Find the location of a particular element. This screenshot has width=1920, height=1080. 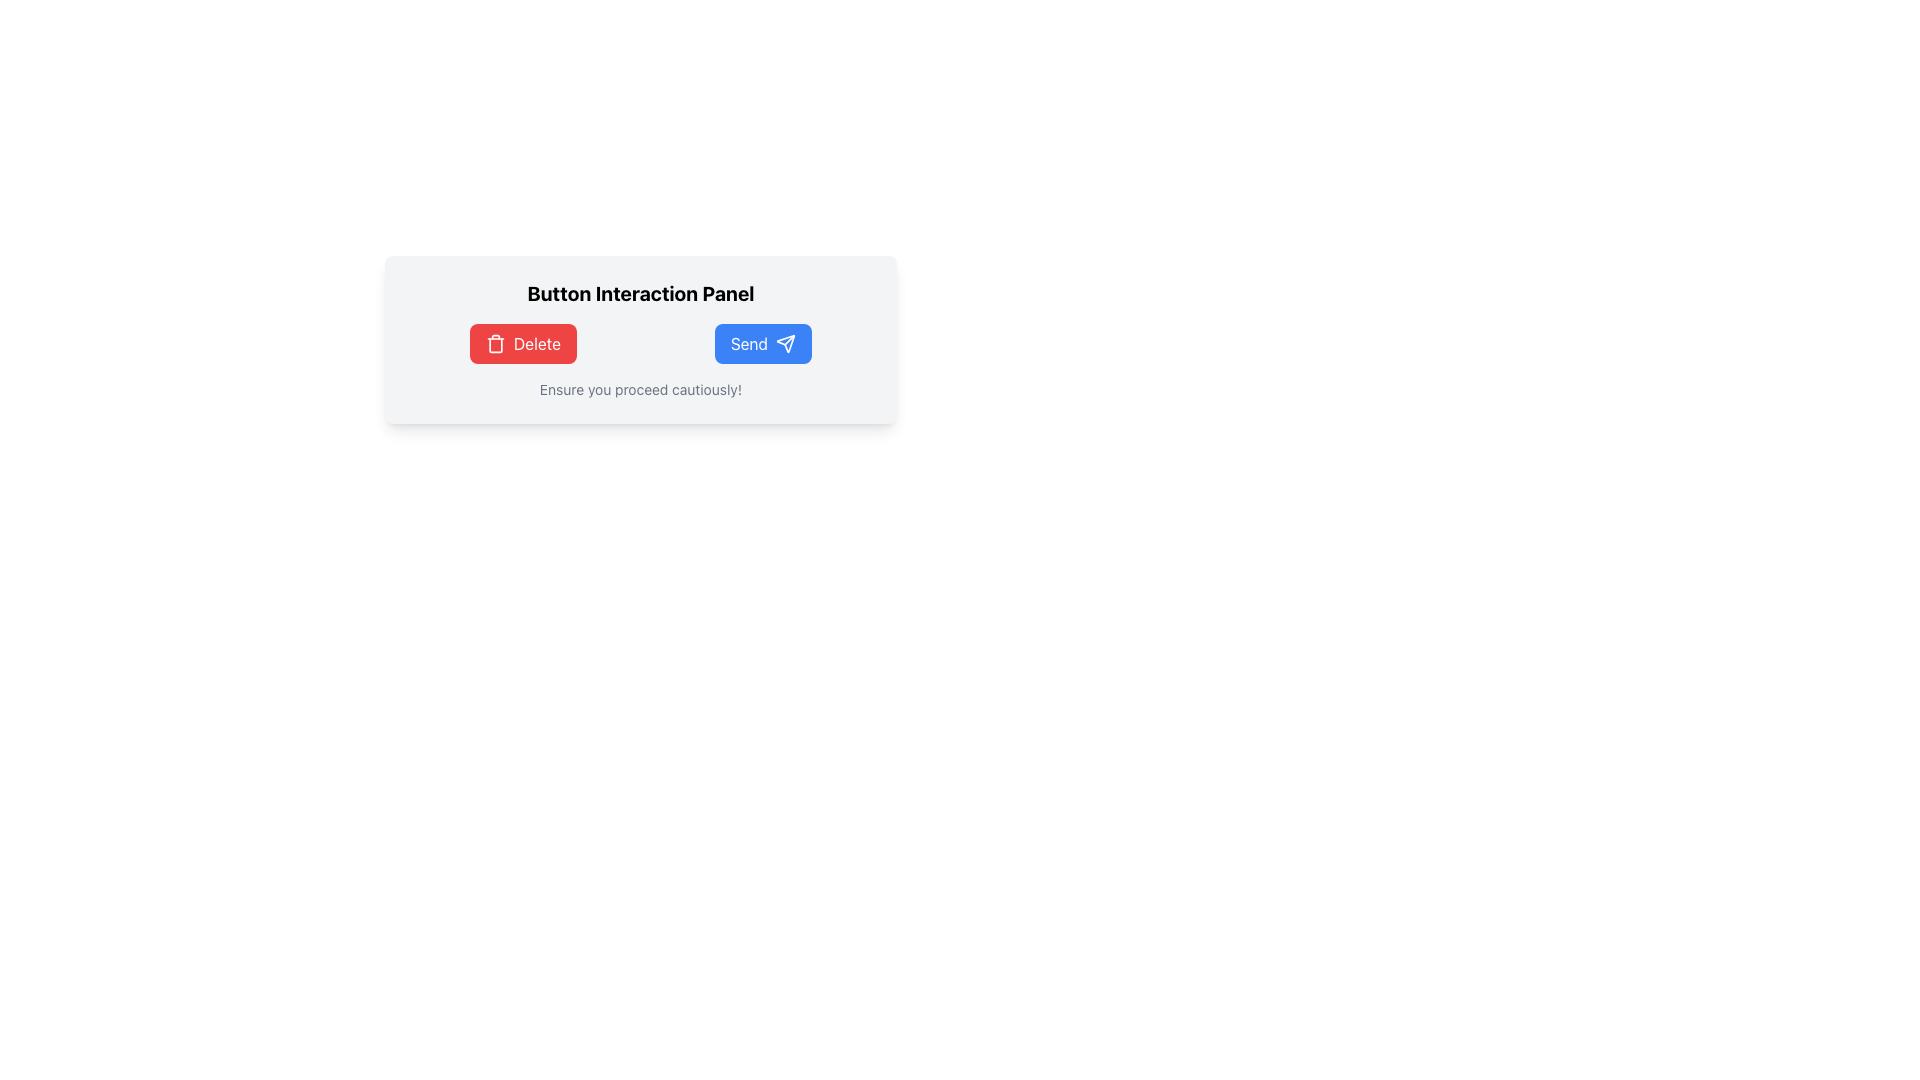

the confirmation button located to the right of the red 'Delete' button in the upper-right section of the interface panel for keyboard interaction is located at coordinates (762, 342).